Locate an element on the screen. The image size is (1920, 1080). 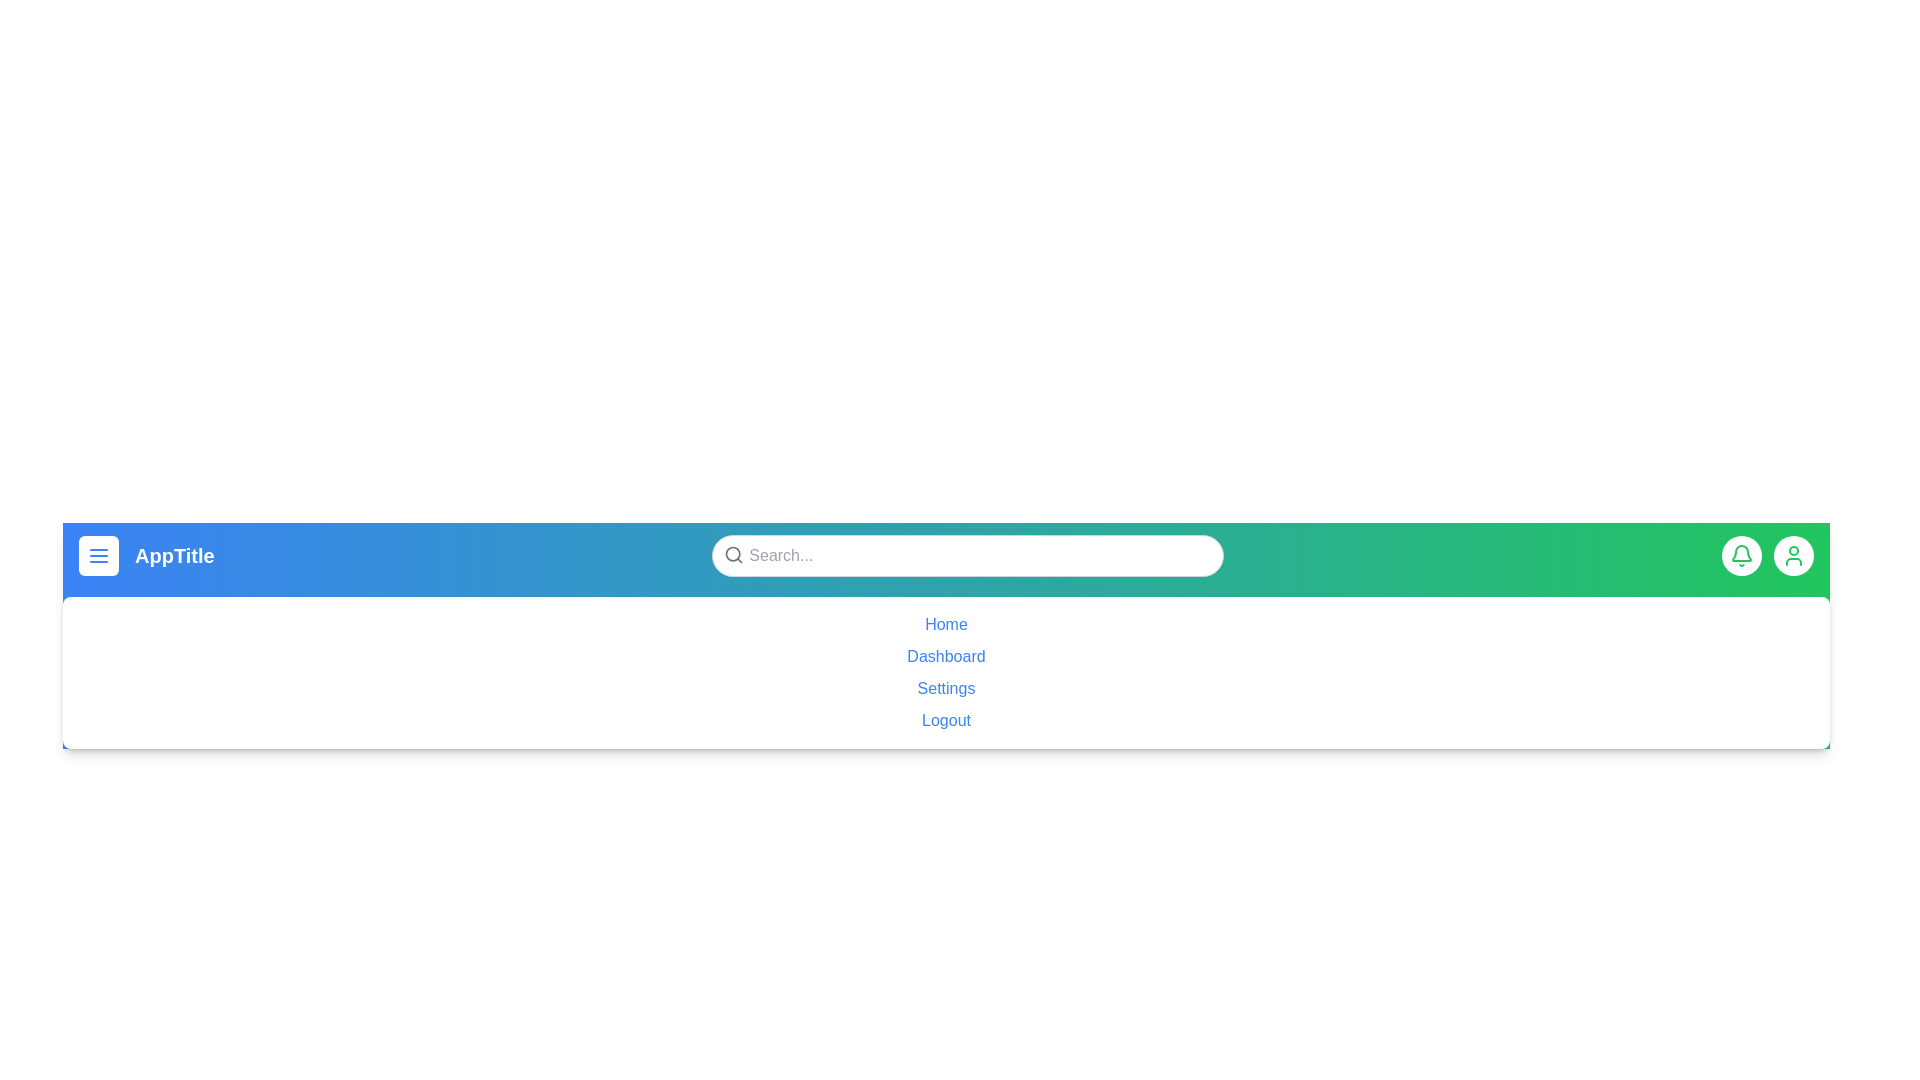
the user icon to access the user profile settings is located at coordinates (1794, 555).